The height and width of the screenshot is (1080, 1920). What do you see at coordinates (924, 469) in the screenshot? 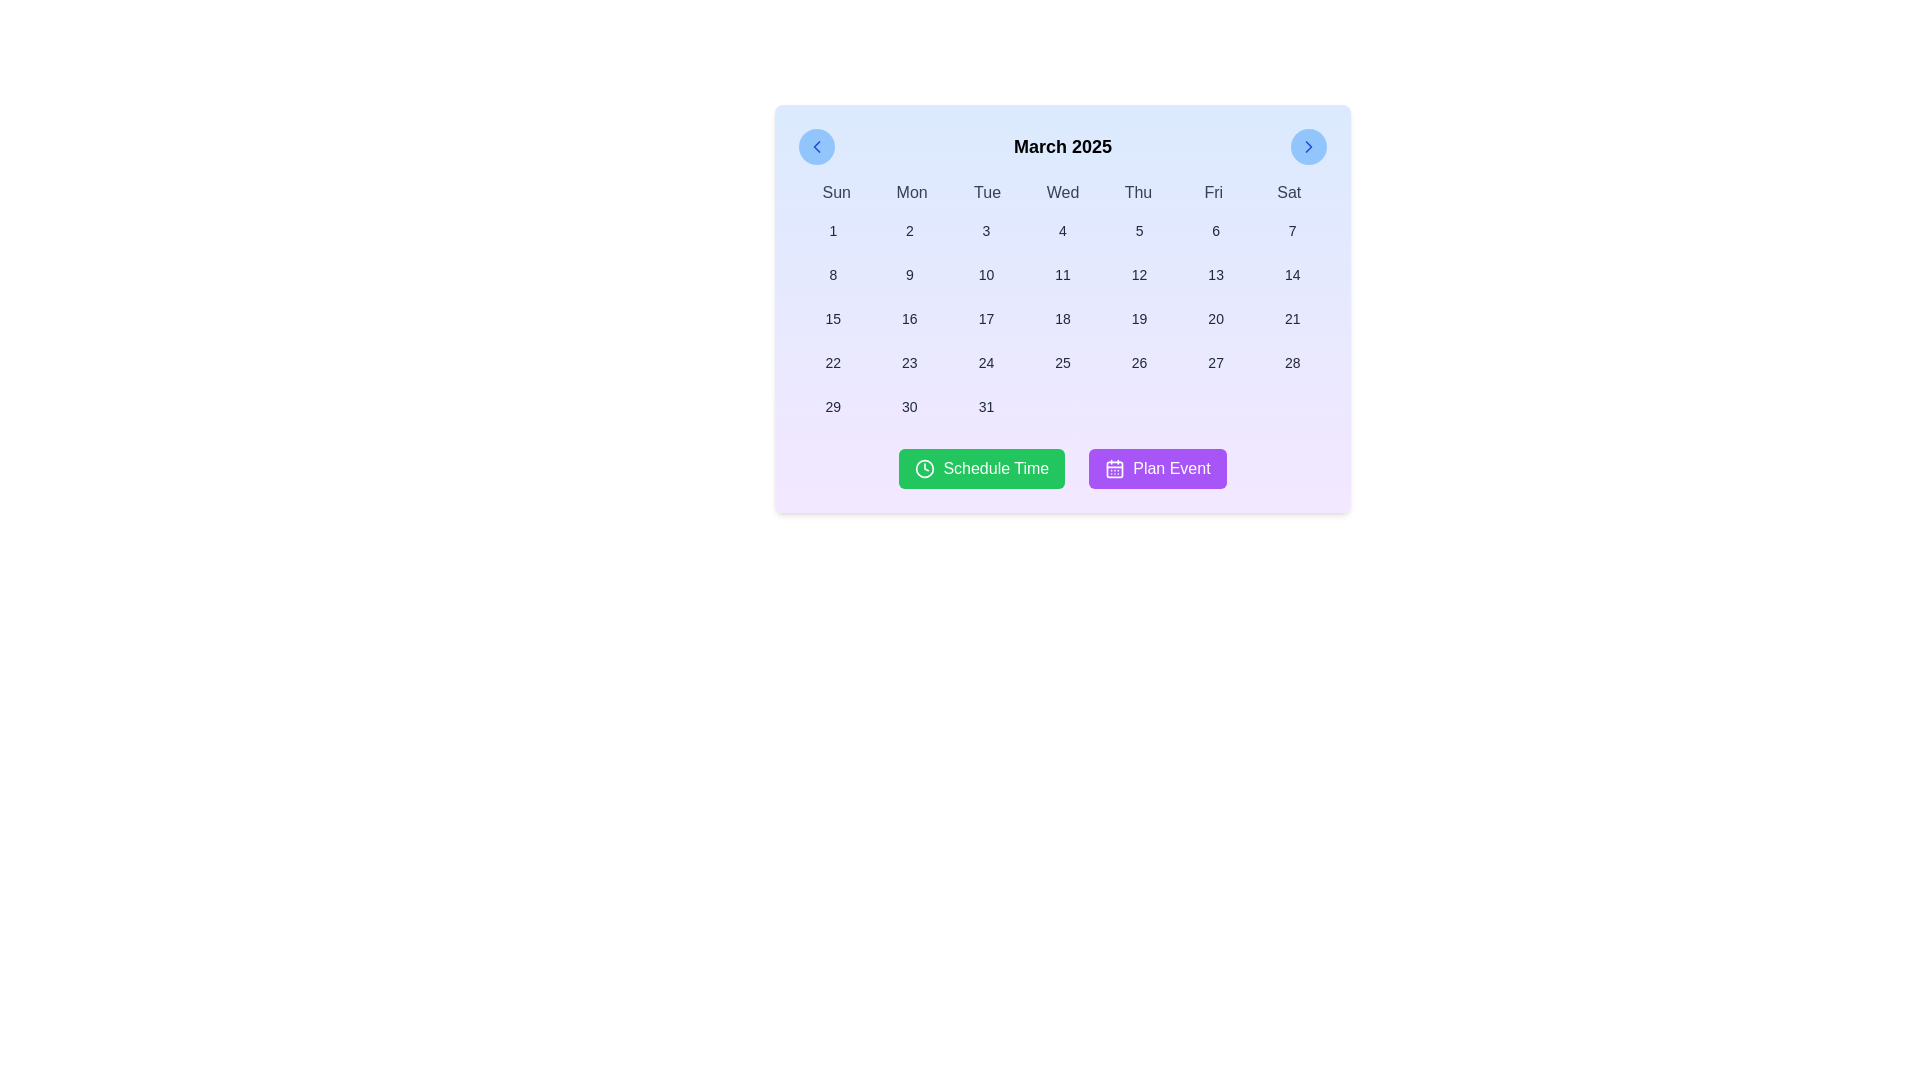
I see `the clock icon located inside the green 'Schedule Time' button at the bottom left of the calendar section for accessibility purposes` at bounding box center [924, 469].